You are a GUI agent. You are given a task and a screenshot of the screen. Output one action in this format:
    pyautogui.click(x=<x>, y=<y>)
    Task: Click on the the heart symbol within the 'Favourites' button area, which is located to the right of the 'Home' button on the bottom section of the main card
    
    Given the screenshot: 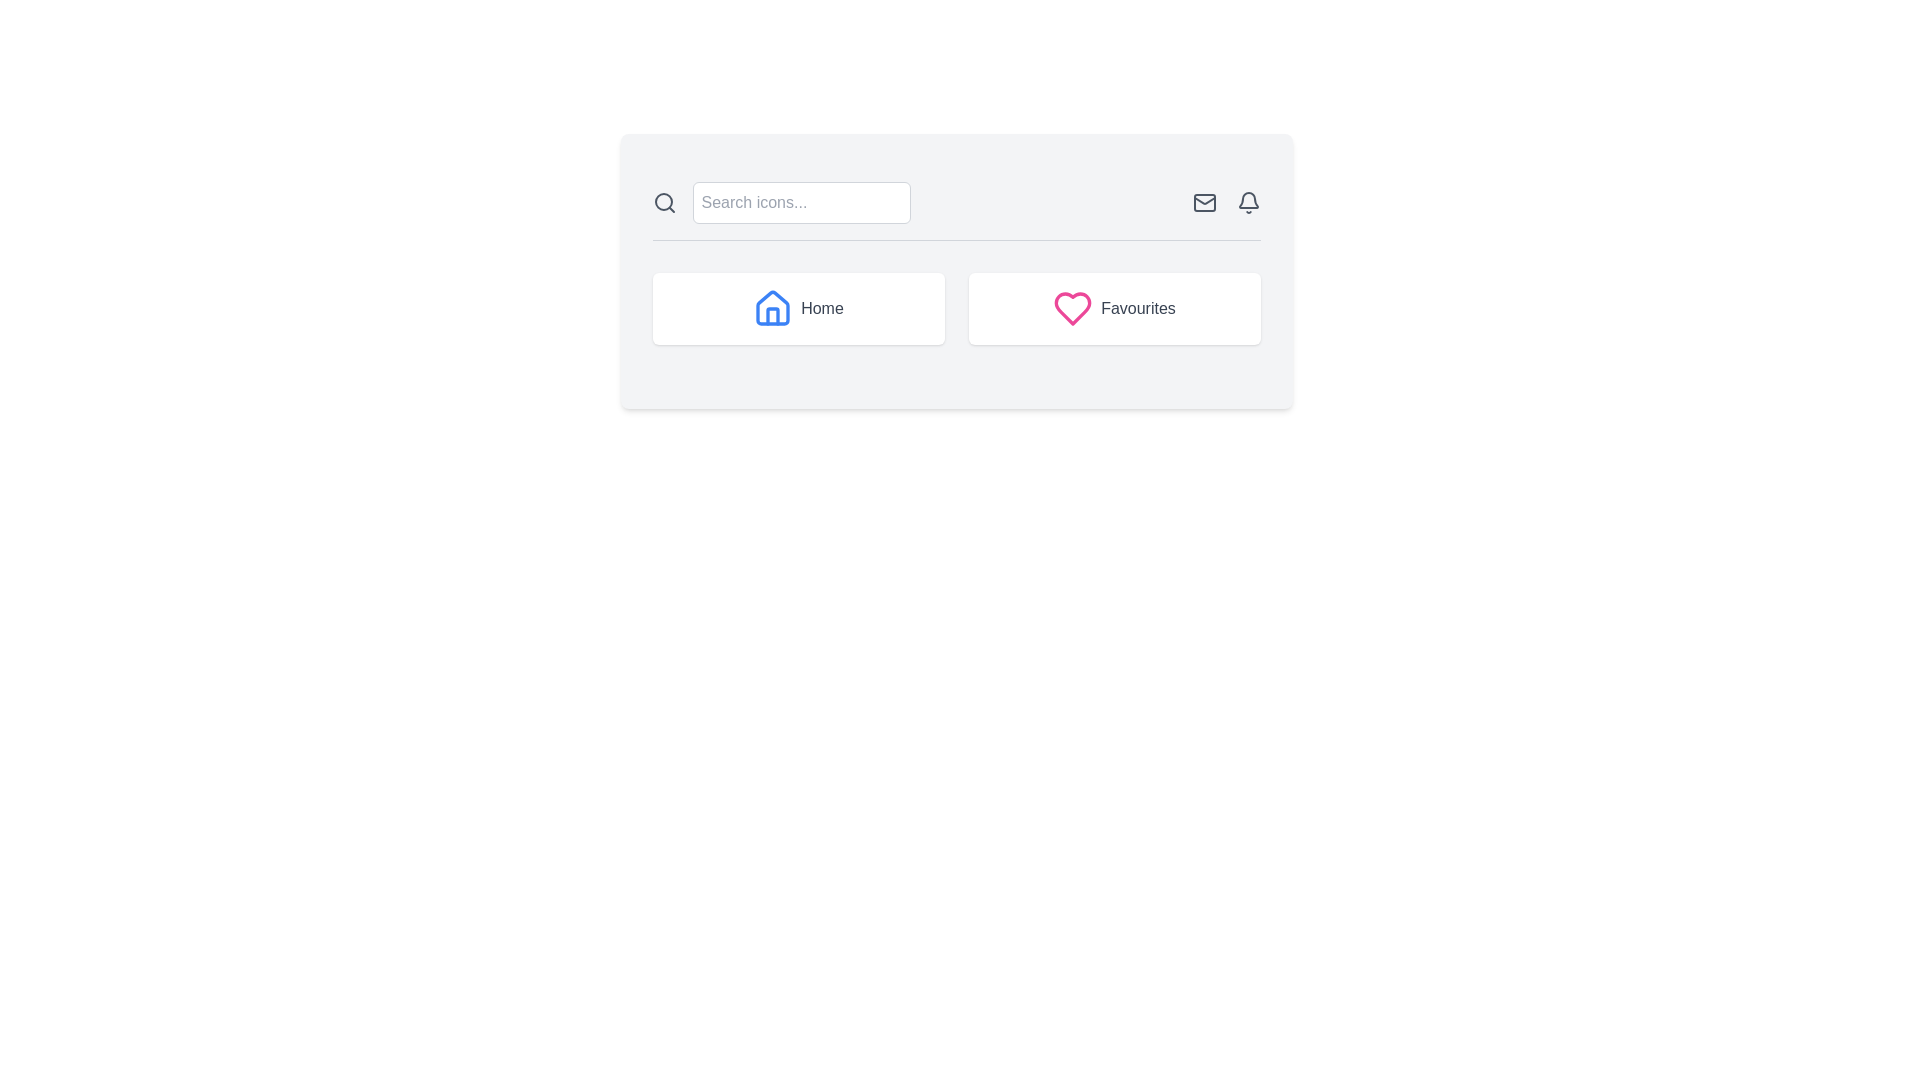 What is the action you would take?
    pyautogui.click(x=1072, y=308)
    